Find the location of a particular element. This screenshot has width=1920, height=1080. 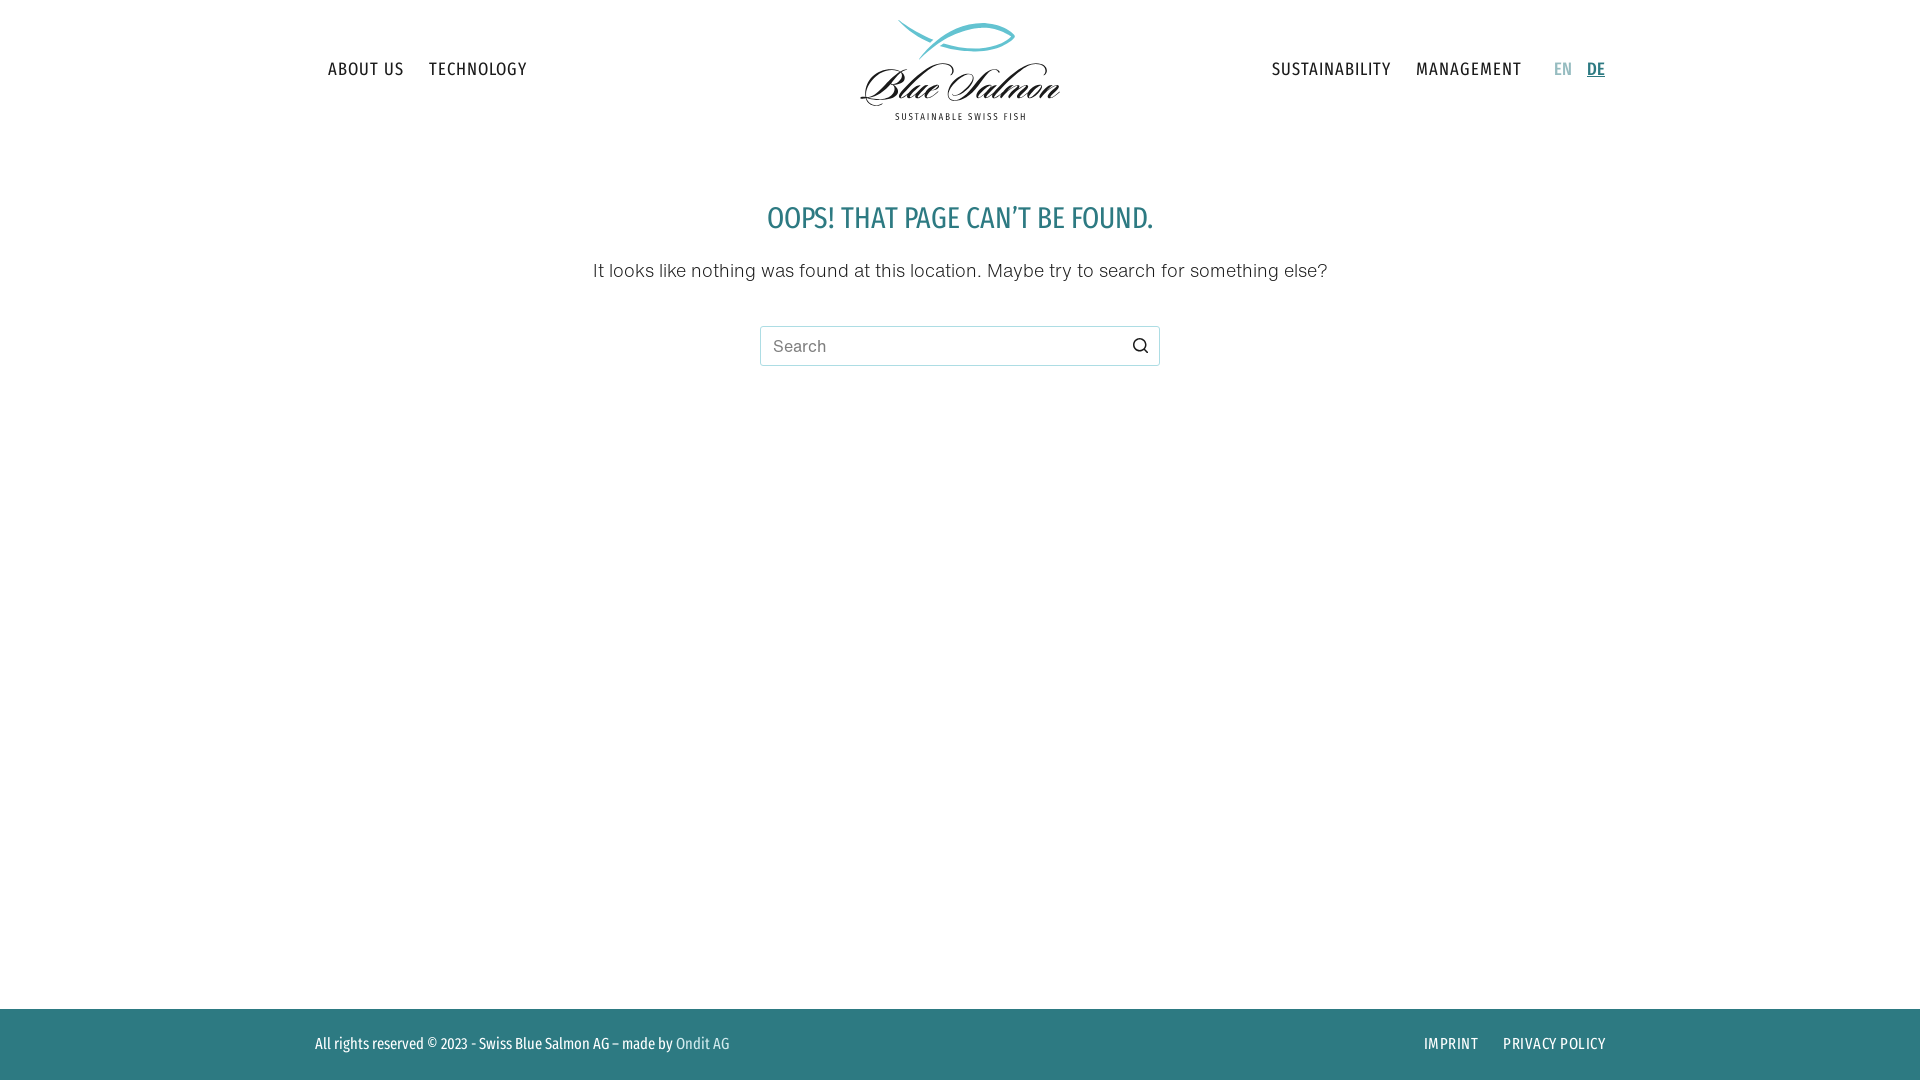

'ABOUT US' is located at coordinates (365, 68).